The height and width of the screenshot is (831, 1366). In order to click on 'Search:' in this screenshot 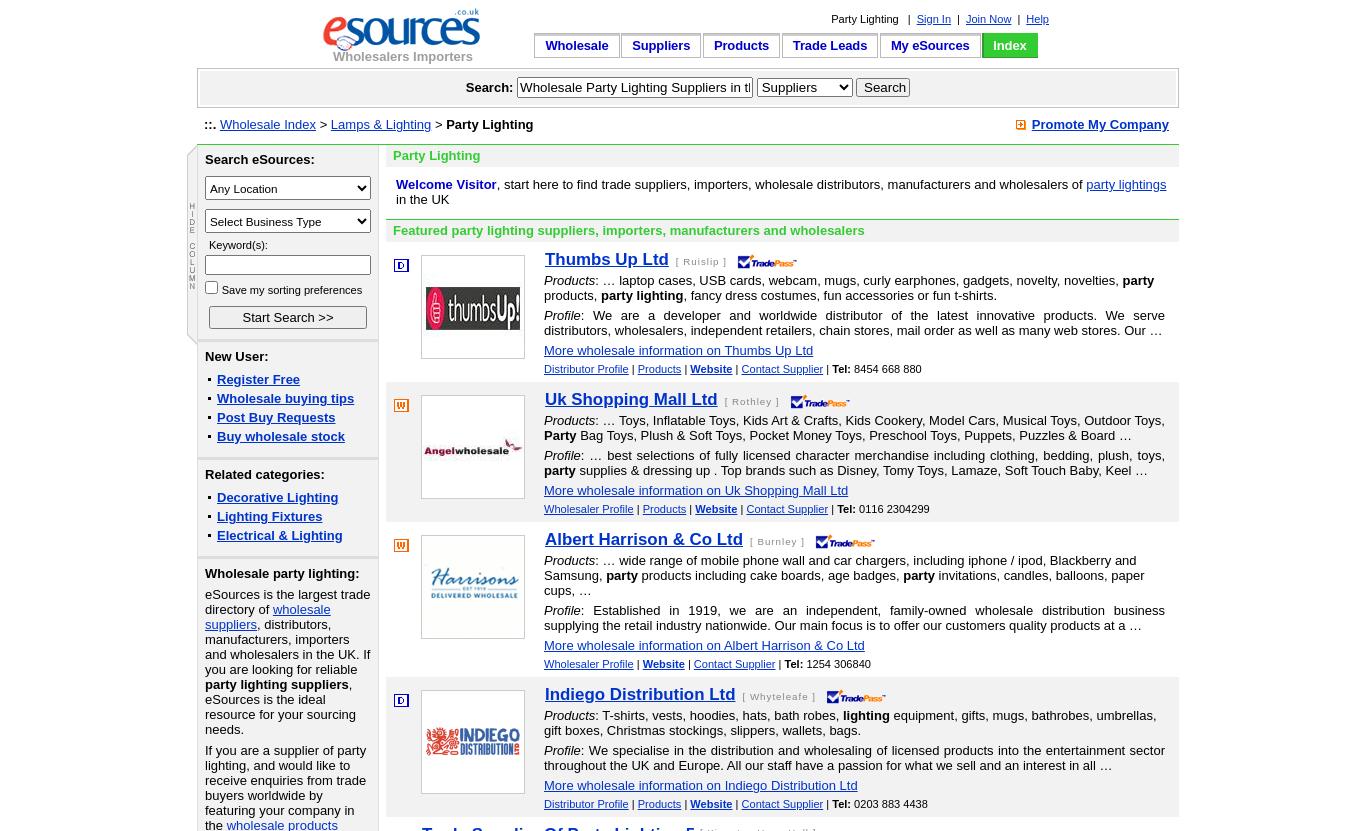, I will do `click(489, 86)`.